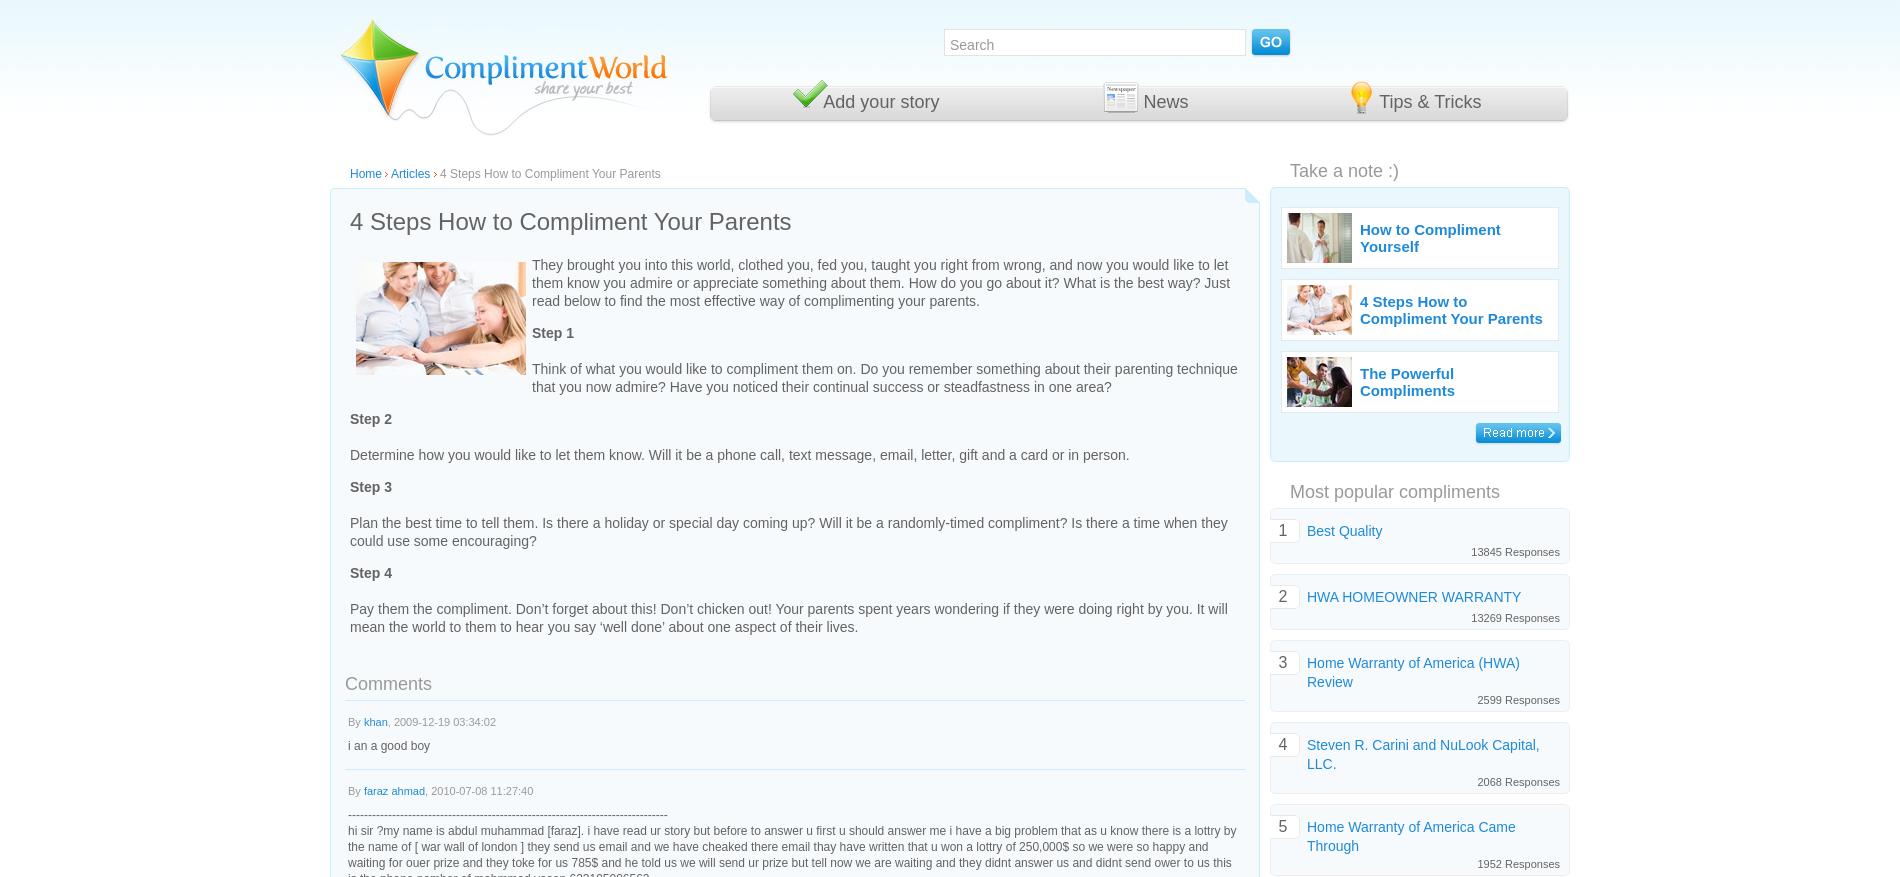 The image size is (1900, 877). Describe the element at coordinates (409, 173) in the screenshot. I see `'Articles'` at that location.